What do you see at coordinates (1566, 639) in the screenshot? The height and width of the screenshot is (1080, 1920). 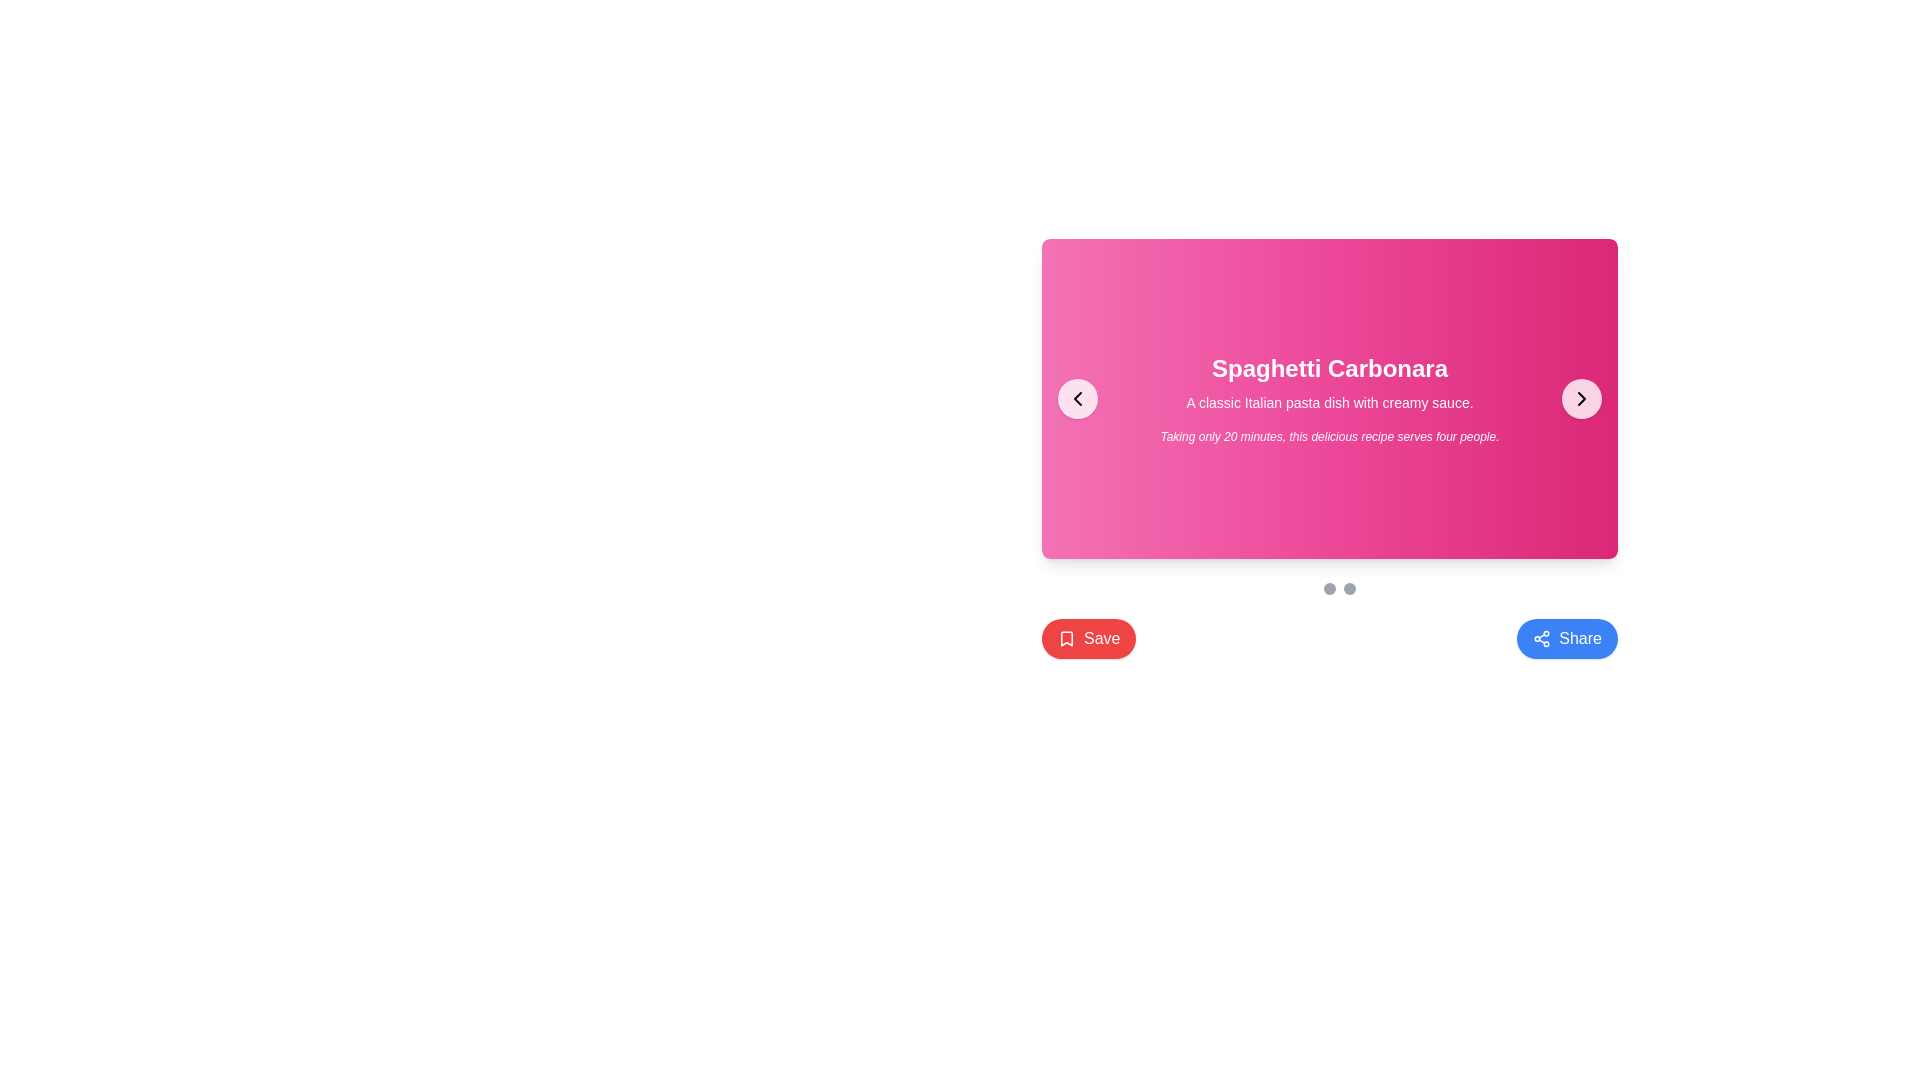 I see `the blue rounded rectangular 'Share' button with white text and a share network icon` at bounding box center [1566, 639].